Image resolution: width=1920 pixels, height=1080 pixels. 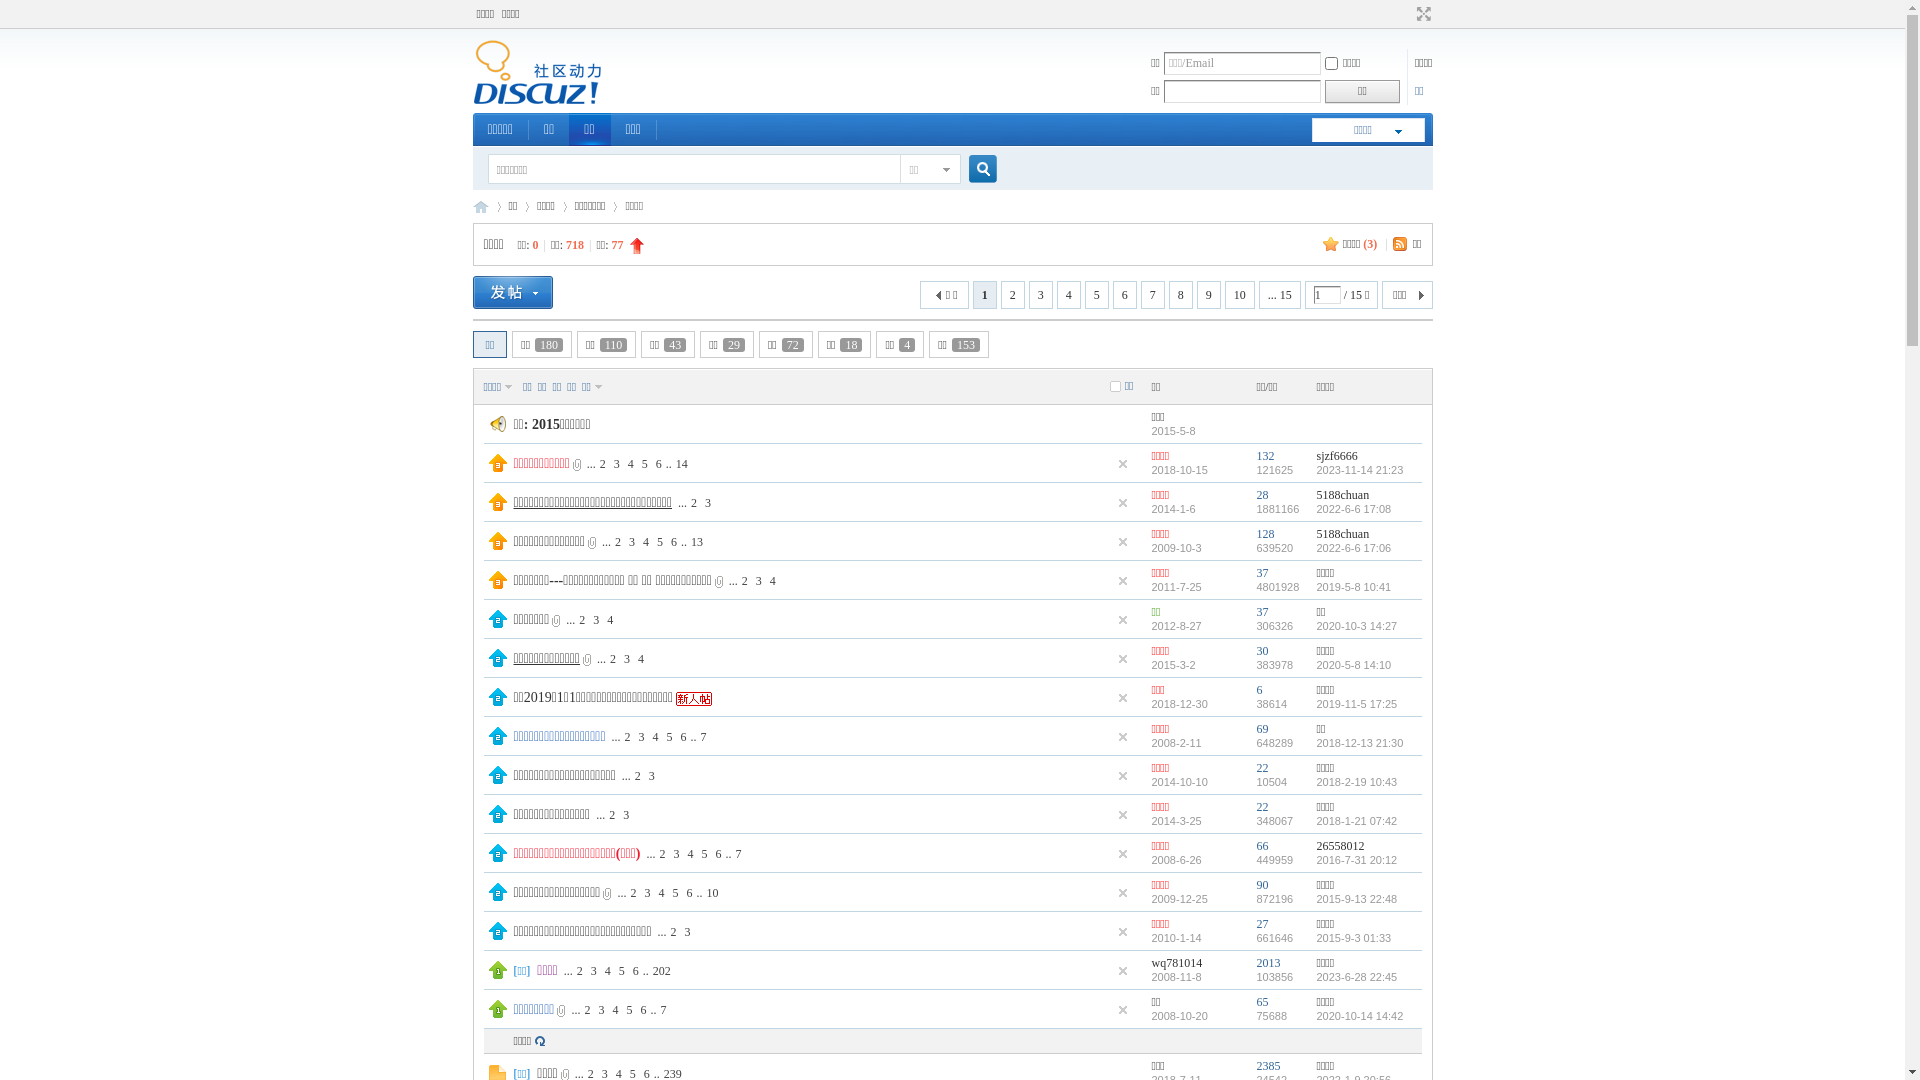 I want to click on '5', so click(x=1096, y=294).